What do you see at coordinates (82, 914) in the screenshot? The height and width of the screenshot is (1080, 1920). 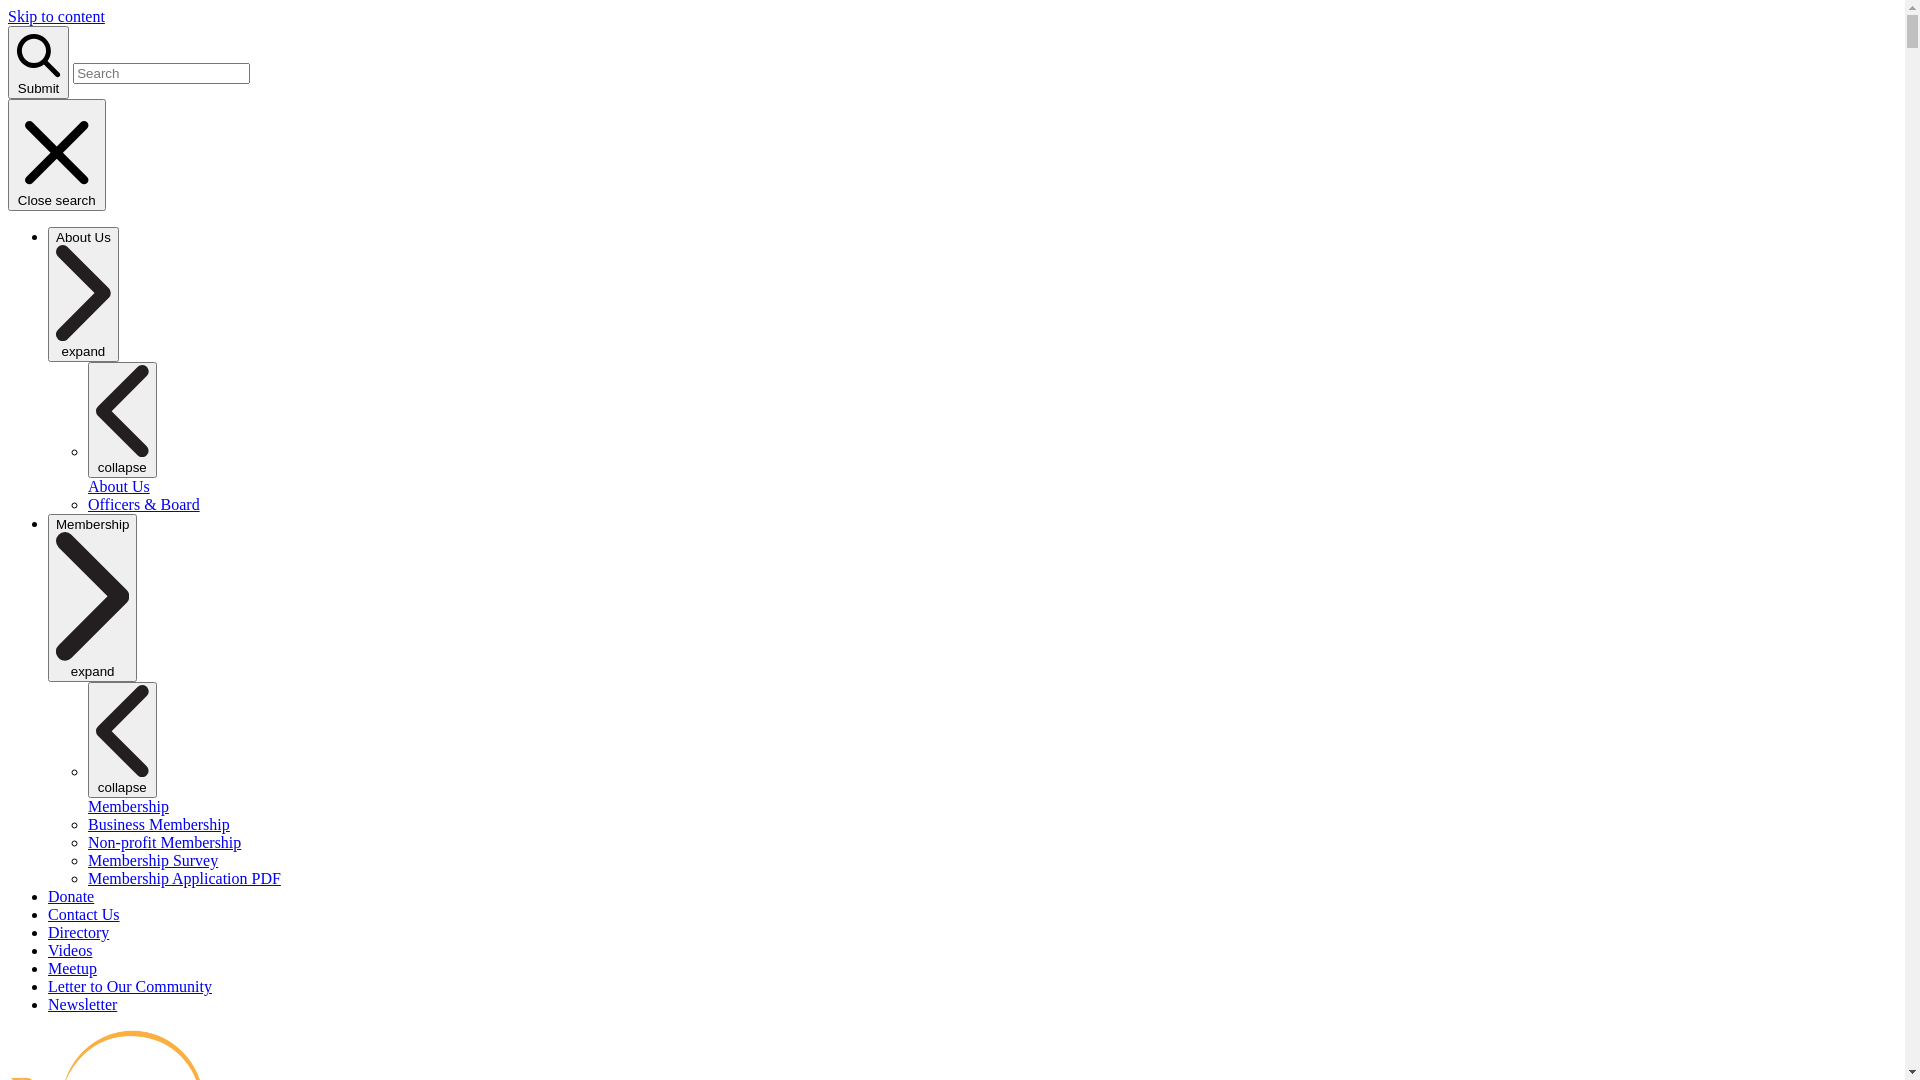 I see `'Contact Us'` at bounding box center [82, 914].